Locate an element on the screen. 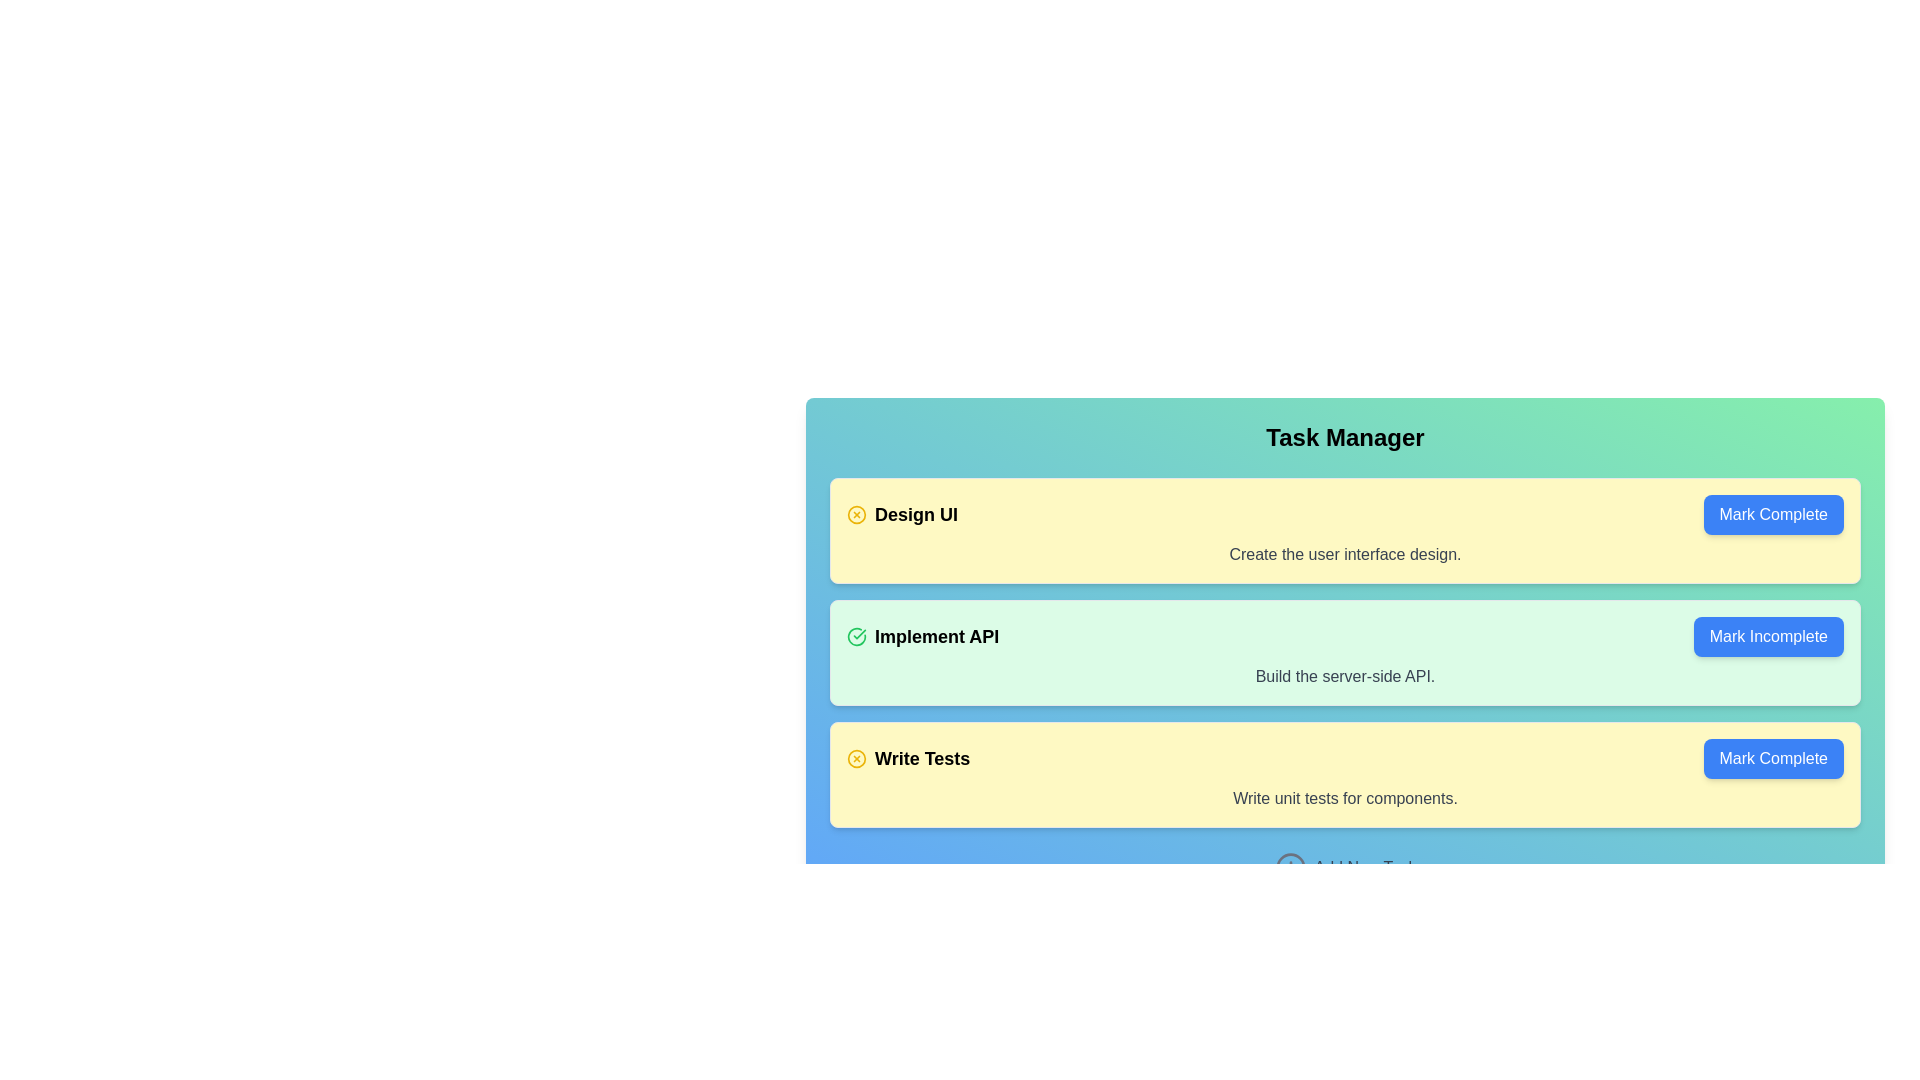  the Text label that provides a description for the 'Implement API' task, located in the task card below the main task heading is located at coordinates (1345, 676).